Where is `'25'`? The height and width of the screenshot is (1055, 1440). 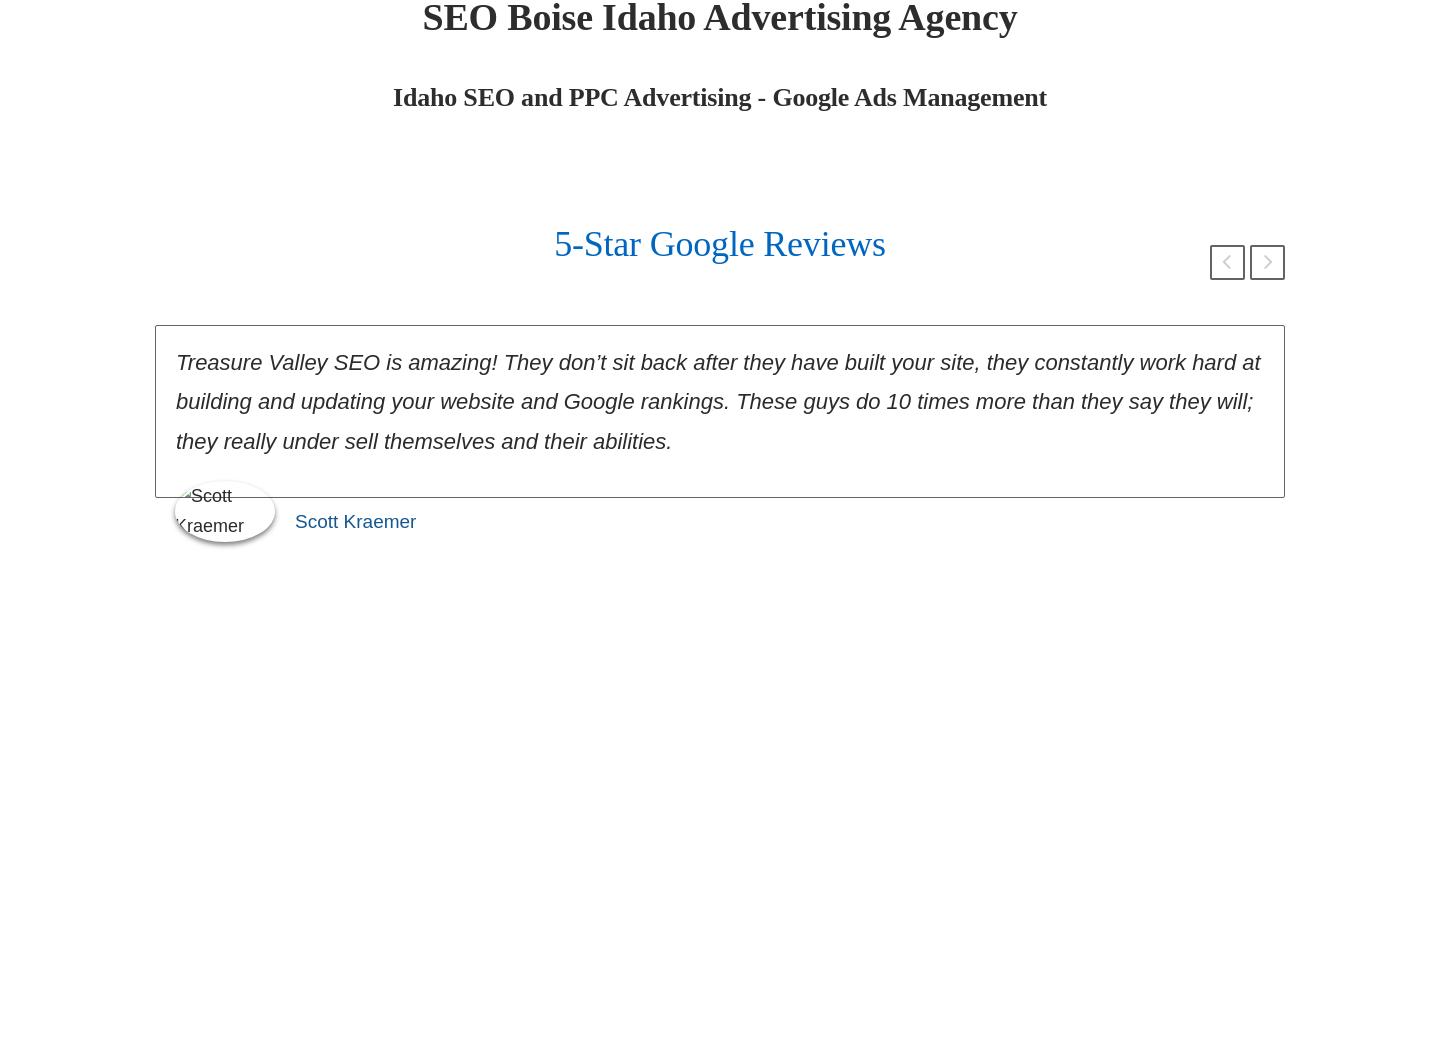
'25' is located at coordinates (245, 963).